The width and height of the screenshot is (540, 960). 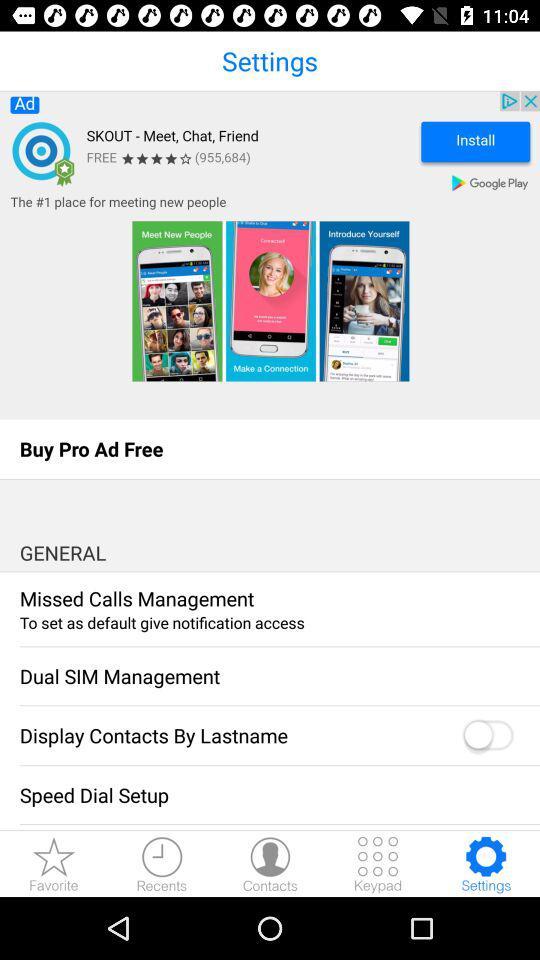 I want to click on the settings icon, so click(x=485, y=863).